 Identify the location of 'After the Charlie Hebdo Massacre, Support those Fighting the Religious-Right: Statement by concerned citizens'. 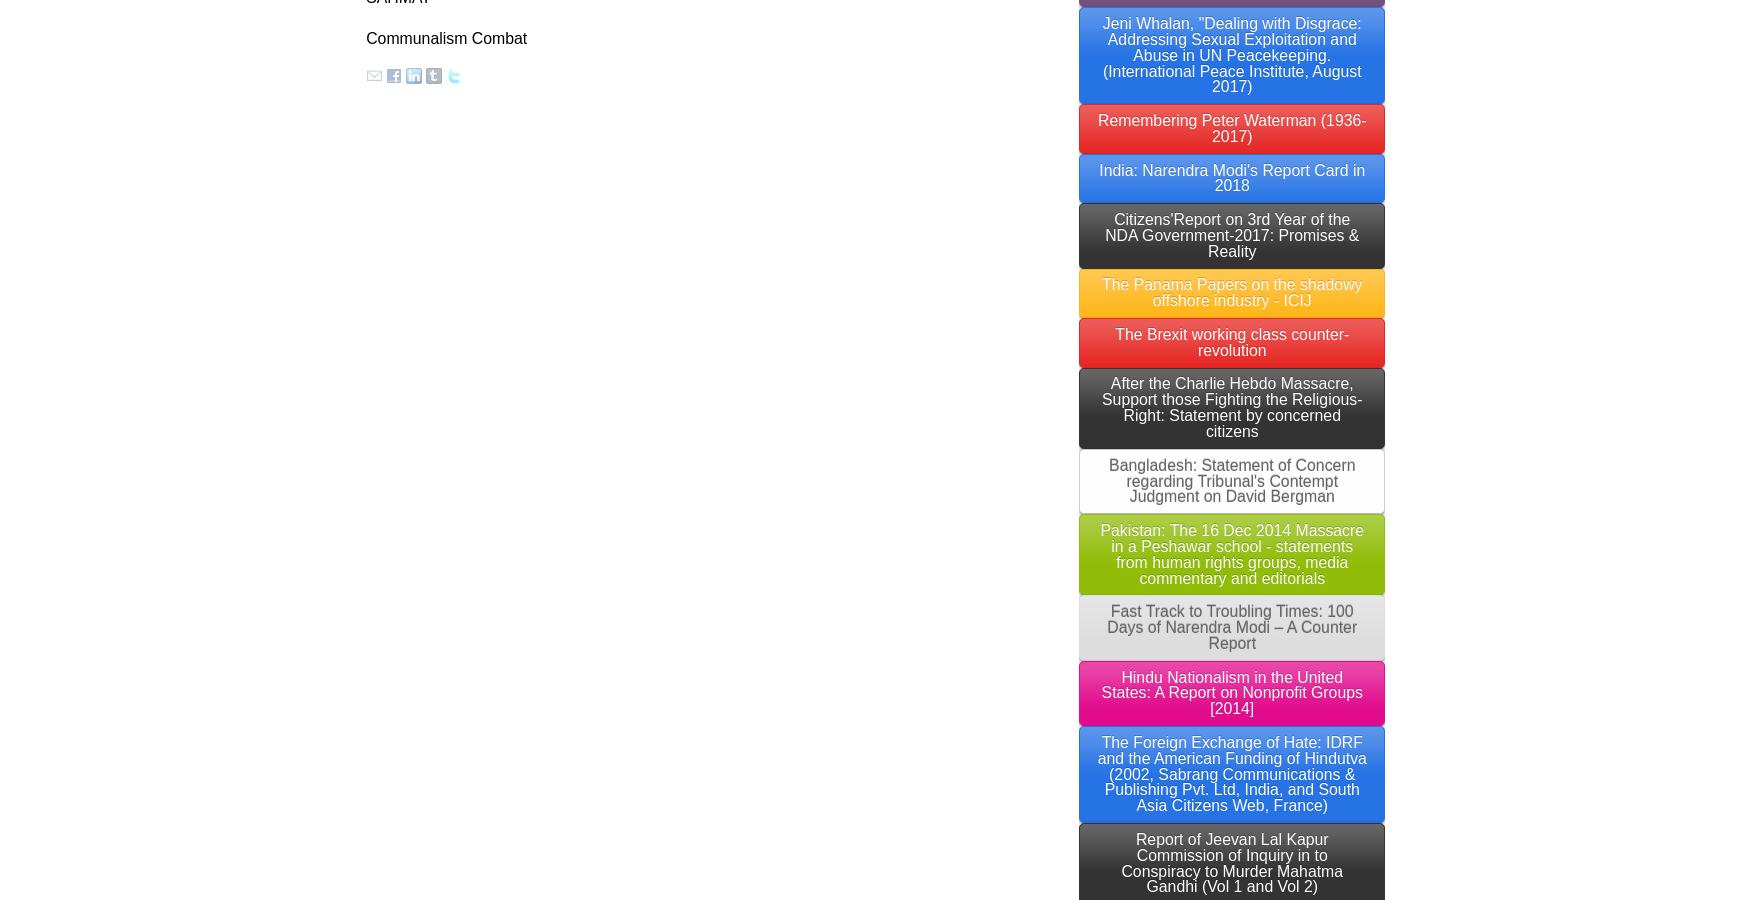
(1232, 407).